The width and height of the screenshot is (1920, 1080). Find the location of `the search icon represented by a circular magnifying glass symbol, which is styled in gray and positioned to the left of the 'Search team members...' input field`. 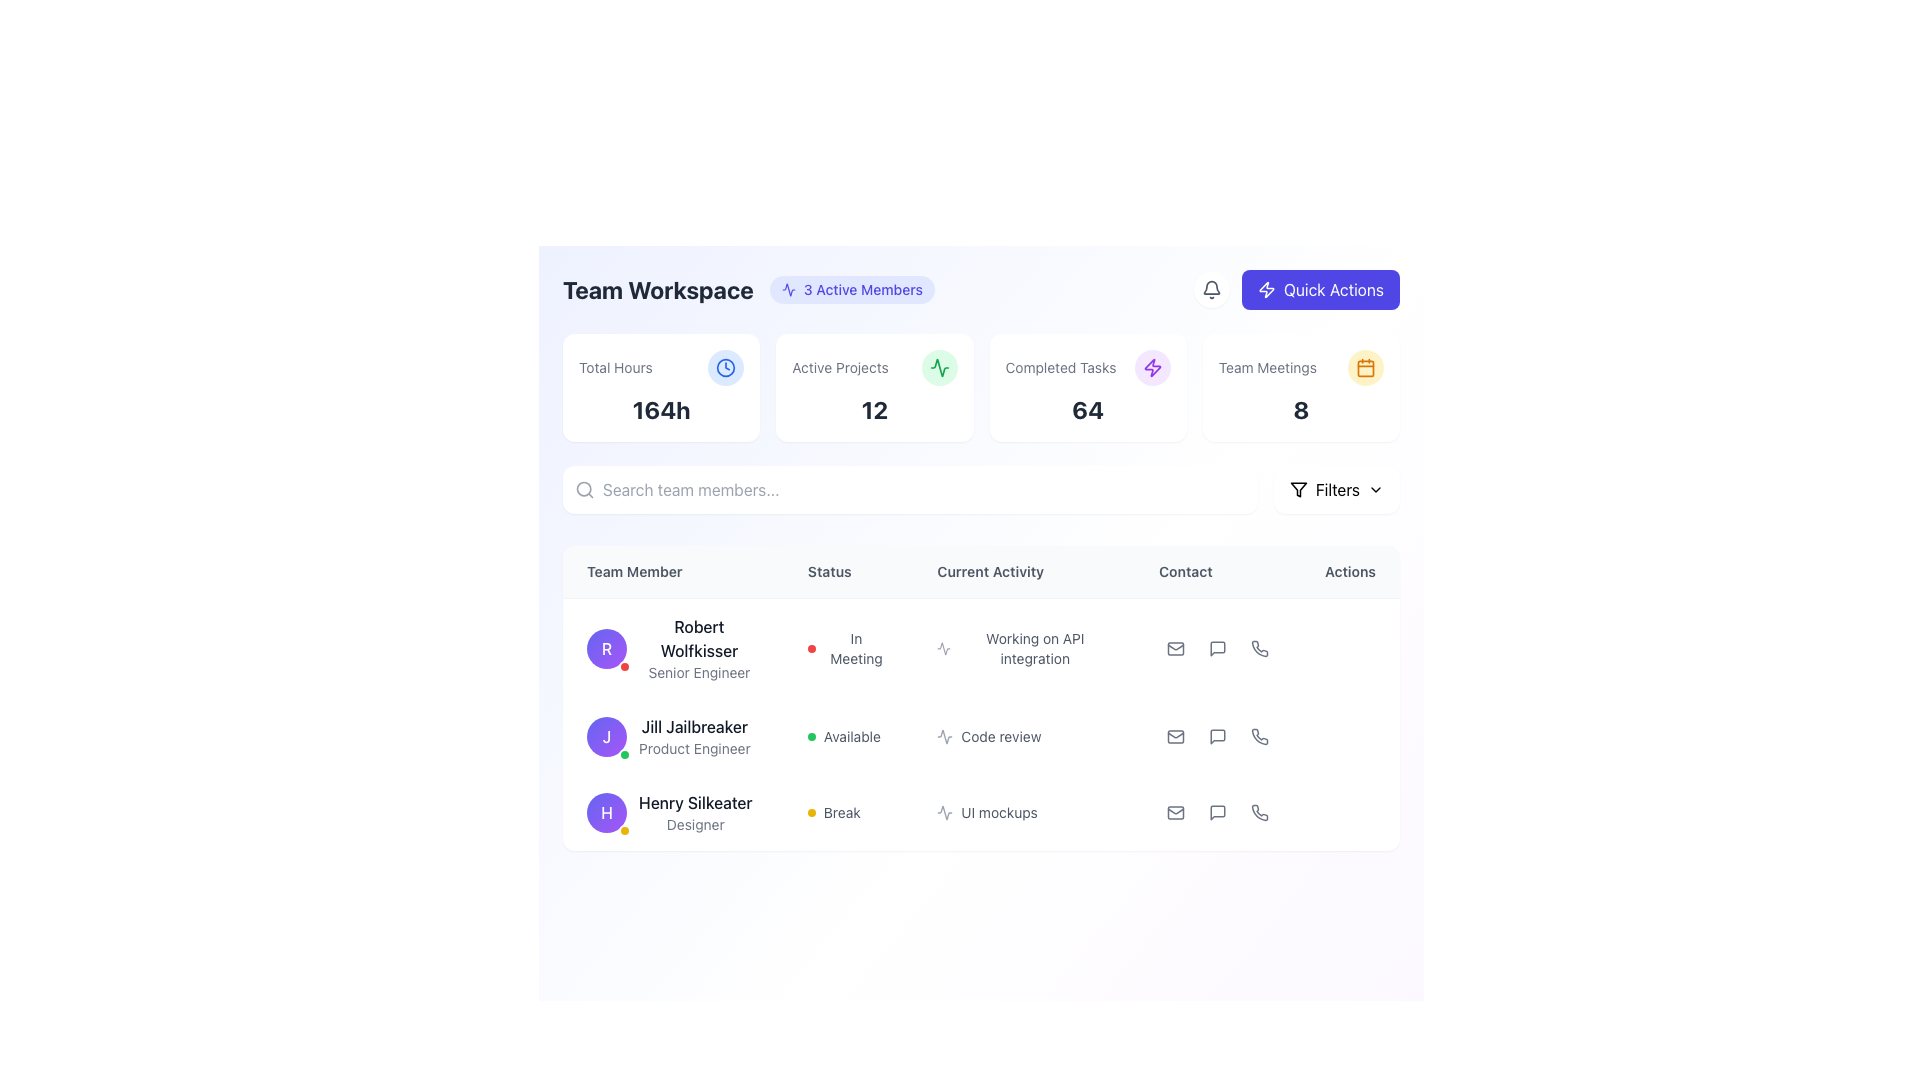

the search icon represented by a circular magnifying glass symbol, which is styled in gray and positioned to the left of the 'Search team members...' input field is located at coordinates (584, 489).